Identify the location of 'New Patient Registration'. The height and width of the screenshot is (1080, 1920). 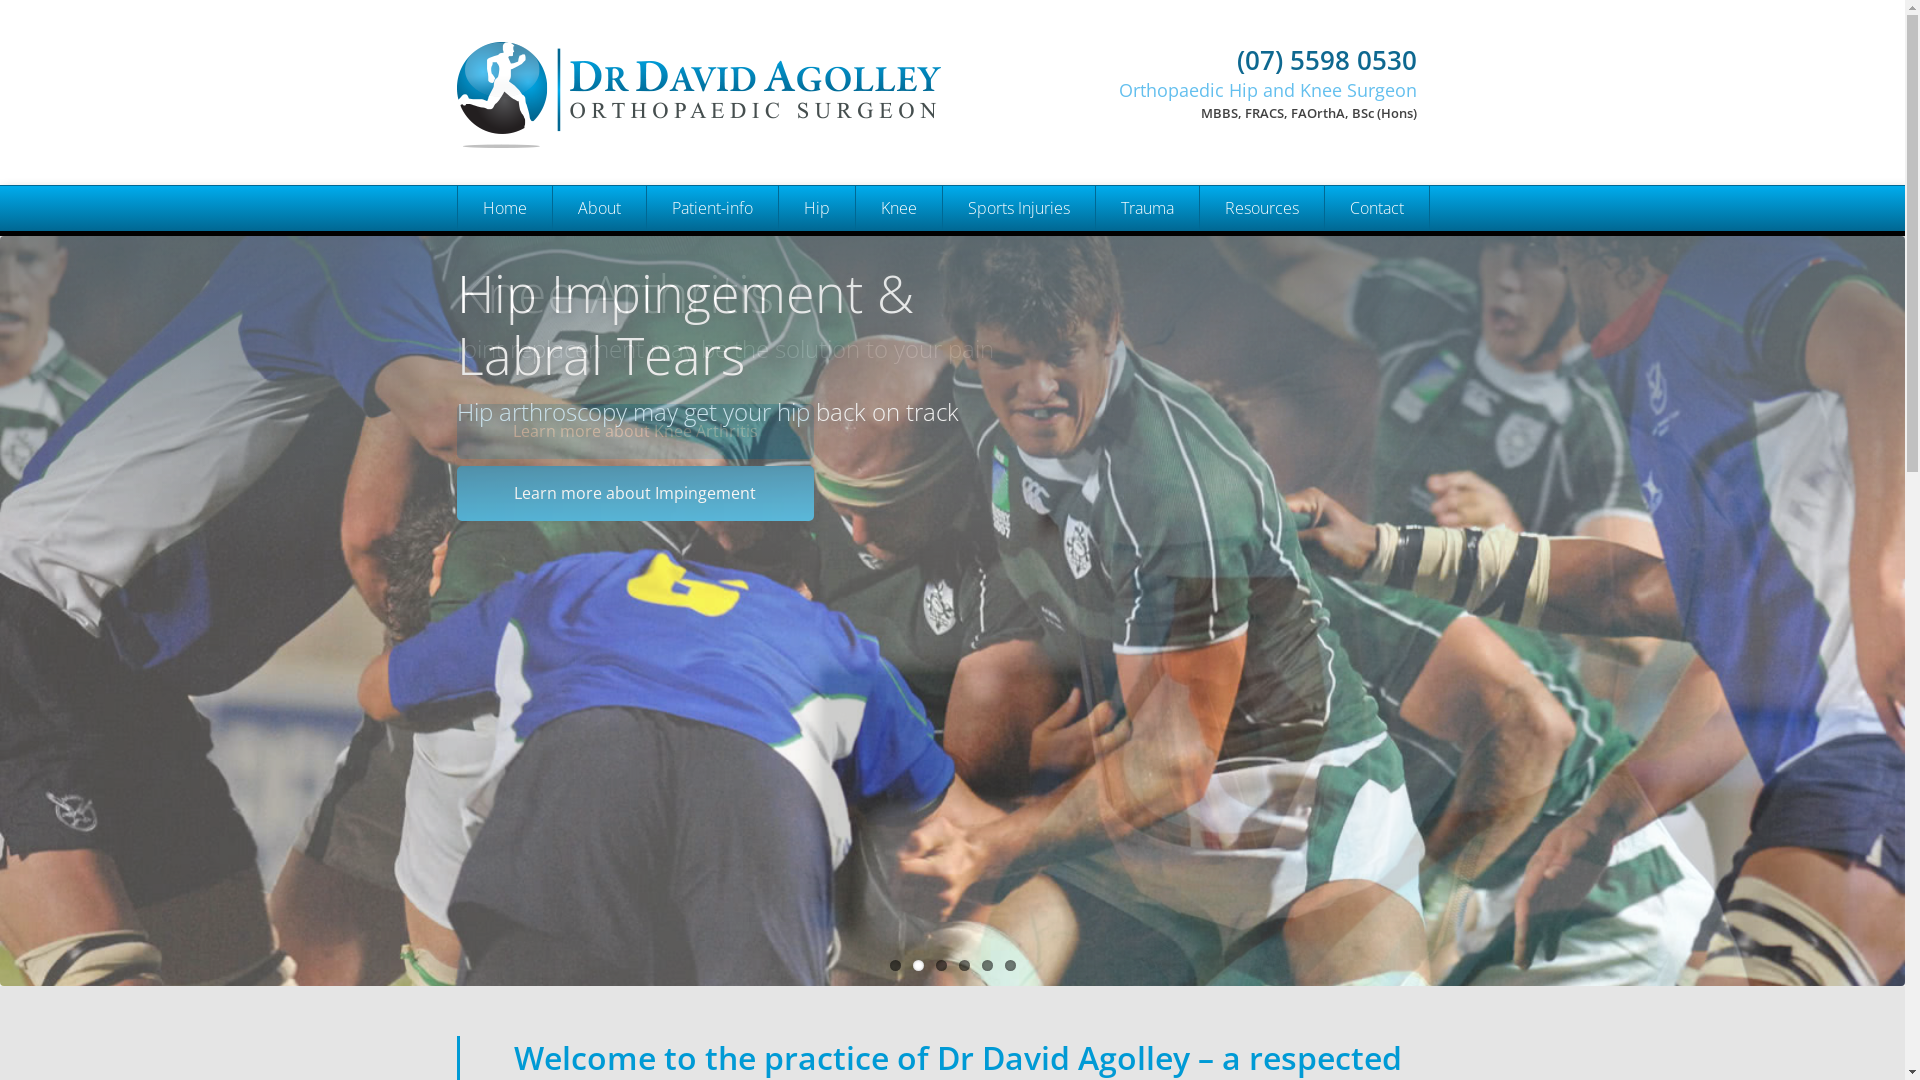
(646, 388).